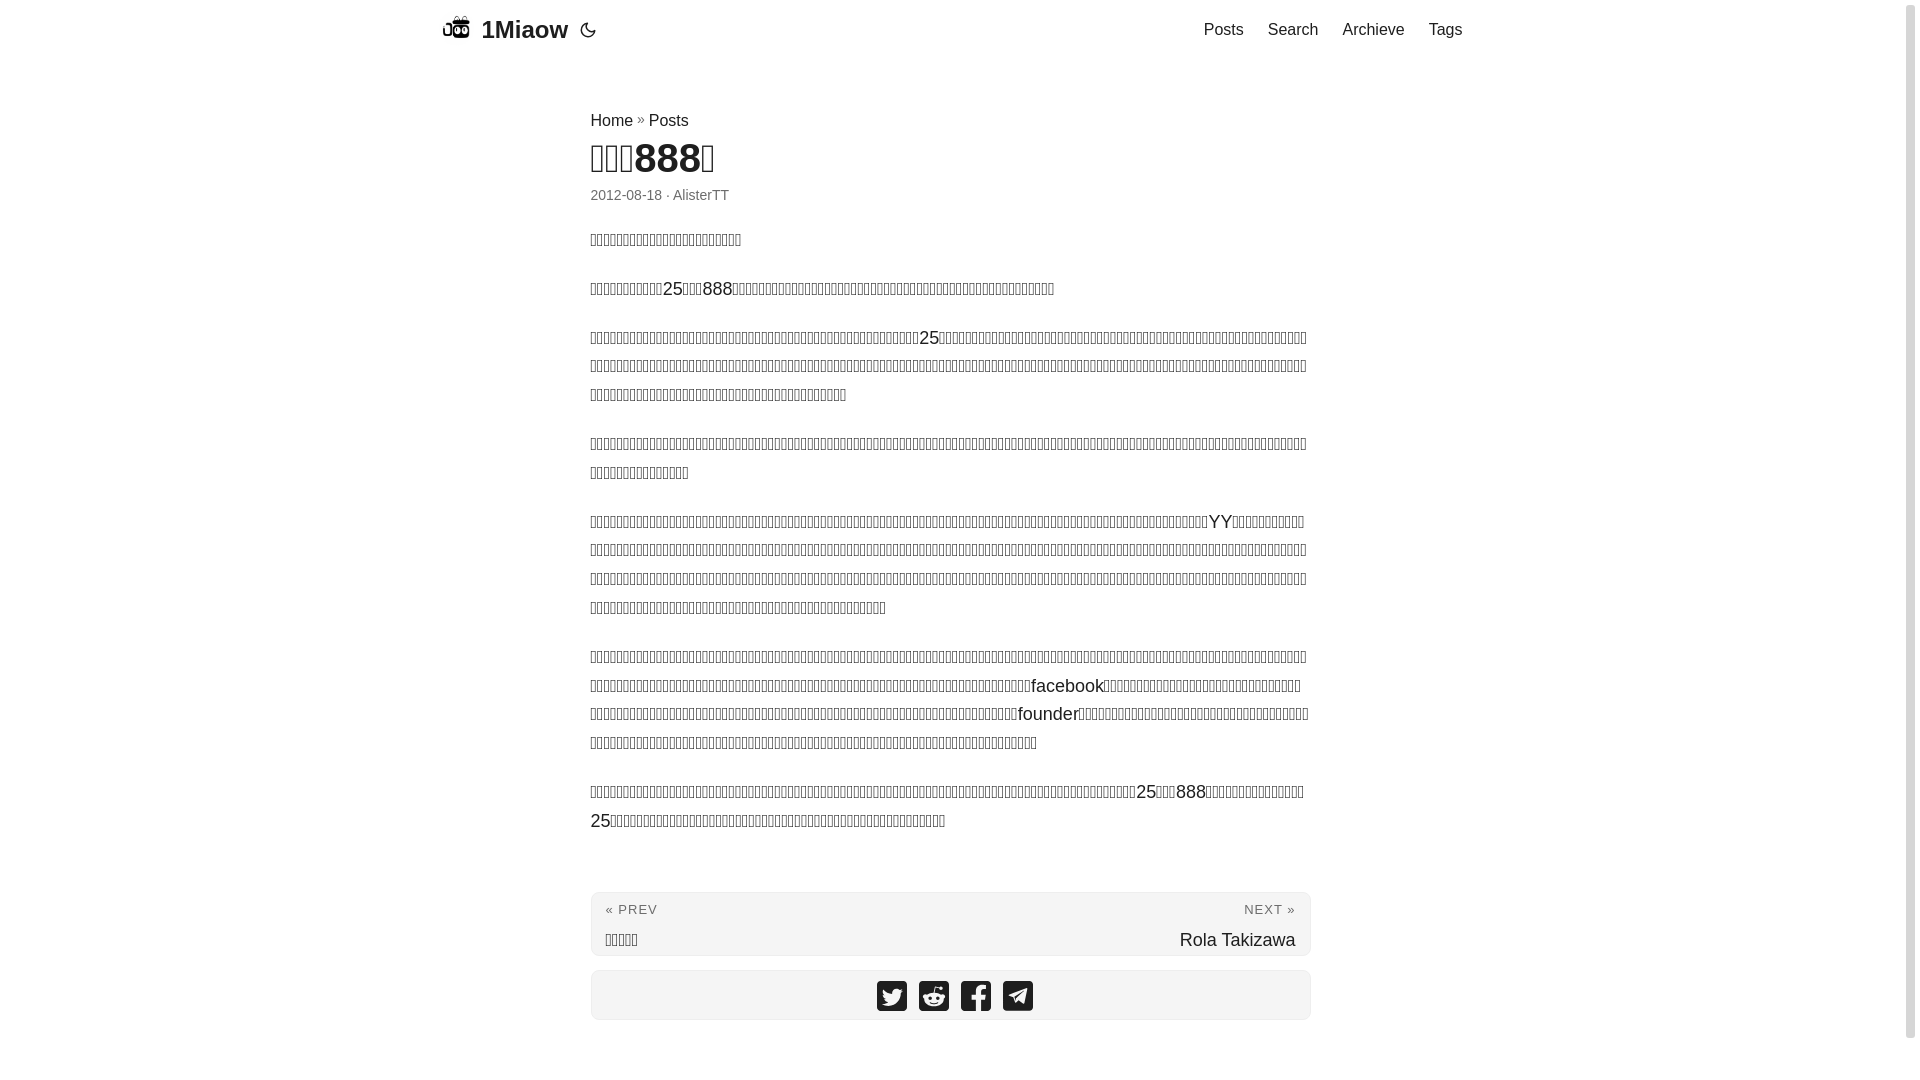 The width and height of the screenshot is (1920, 1080). What do you see at coordinates (503, 30) in the screenshot?
I see `'1Miaow'` at bounding box center [503, 30].